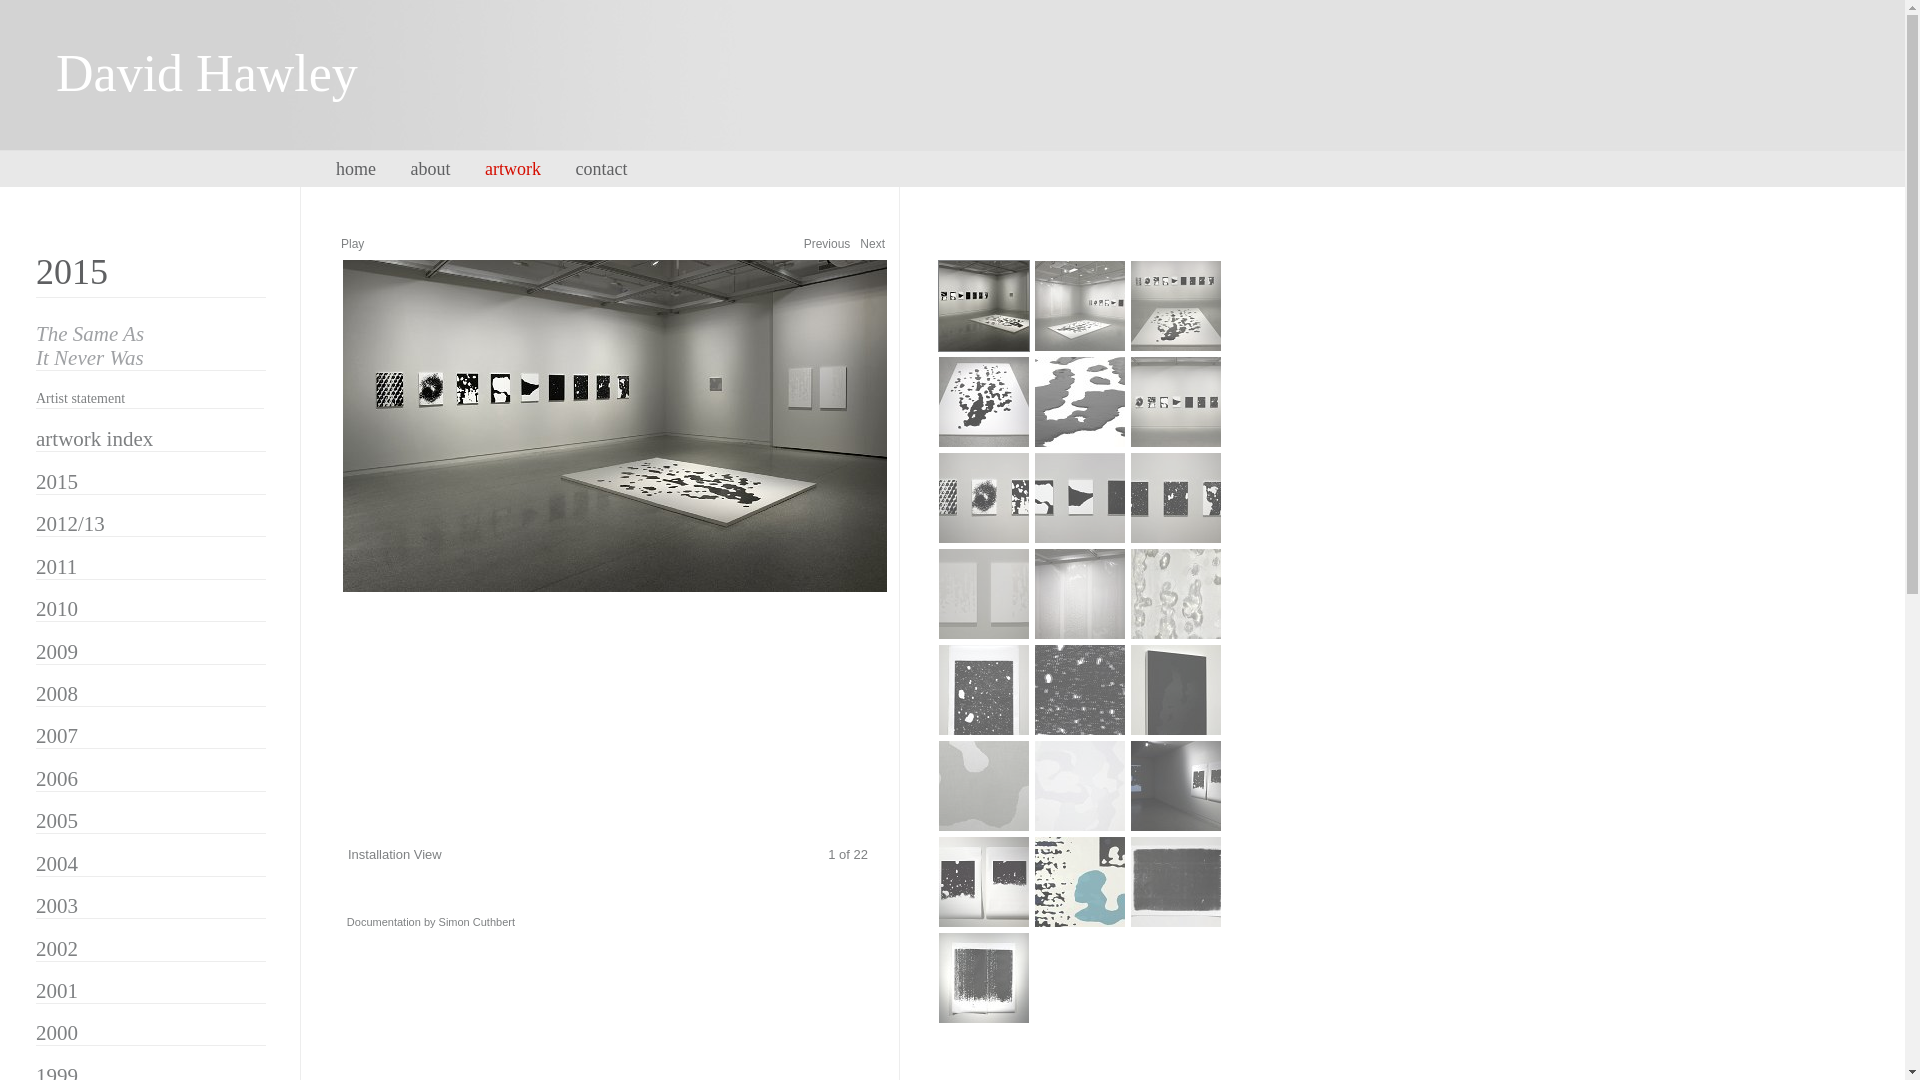 This screenshot has width=1920, height=1080. I want to click on '2007', so click(35, 736).